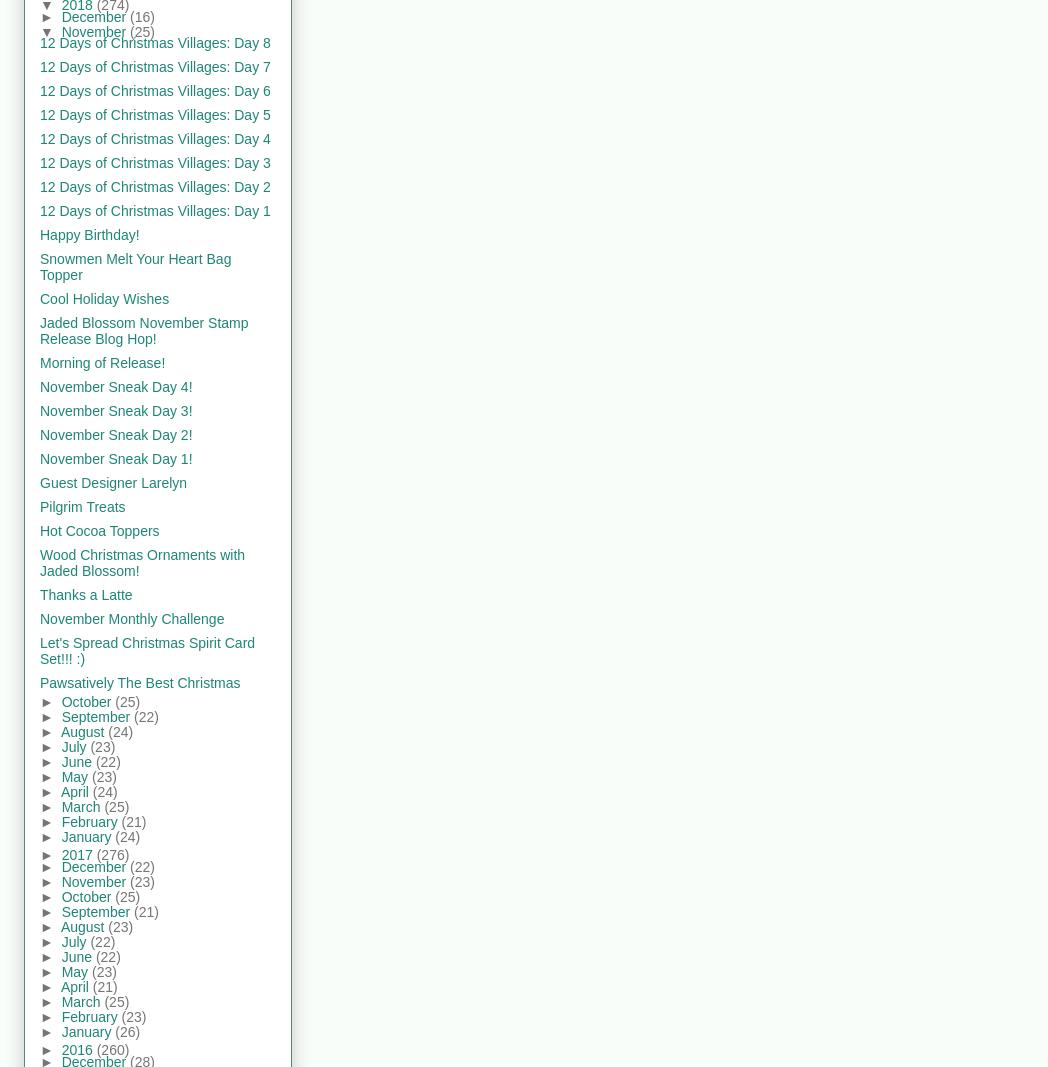  I want to click on 'Wood Christmas Ornaments with Jaded Blossom!', so click(142, 562).